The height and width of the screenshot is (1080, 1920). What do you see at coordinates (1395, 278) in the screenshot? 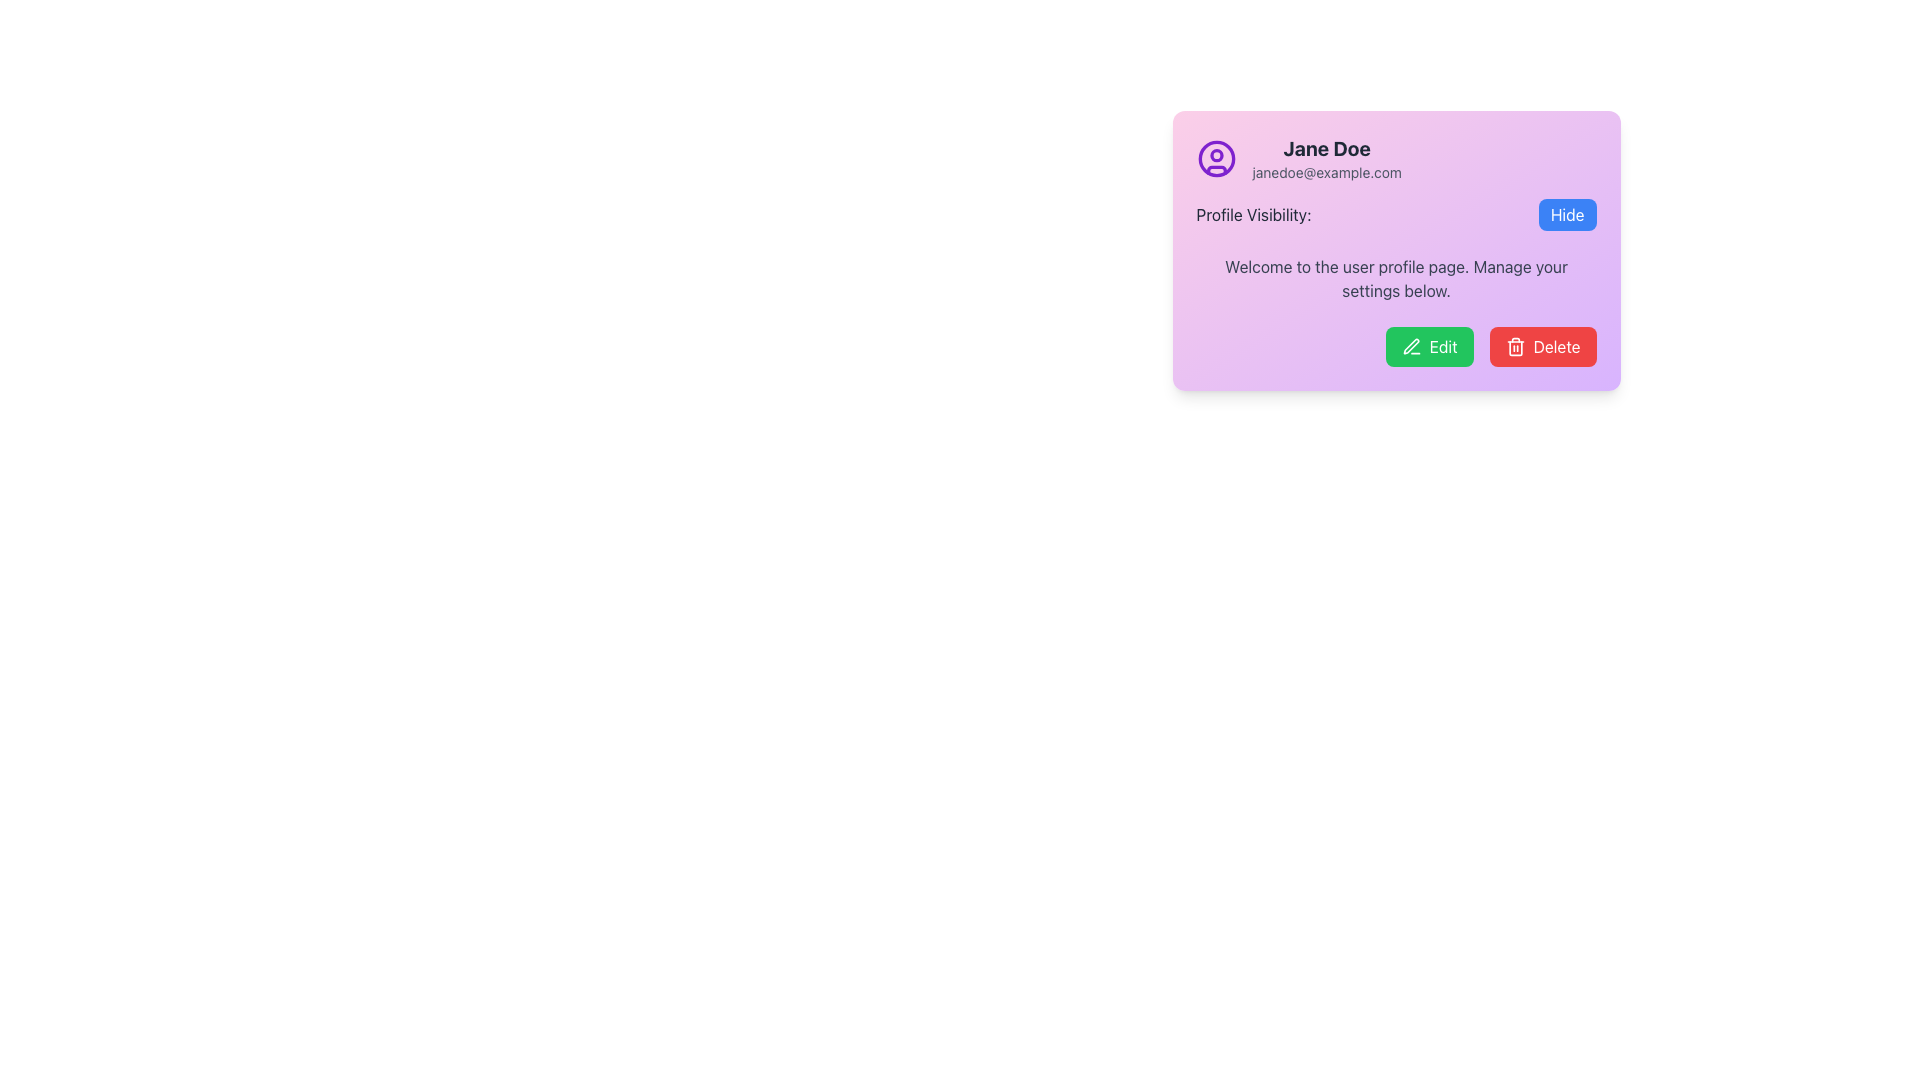
I see `the informative Text label located within the rectangular card on the user profile page, positioned below the 'Profile Visibility' label and above the 'Edit' and 'Delete' buttons` at bounding box center [1395, 278].